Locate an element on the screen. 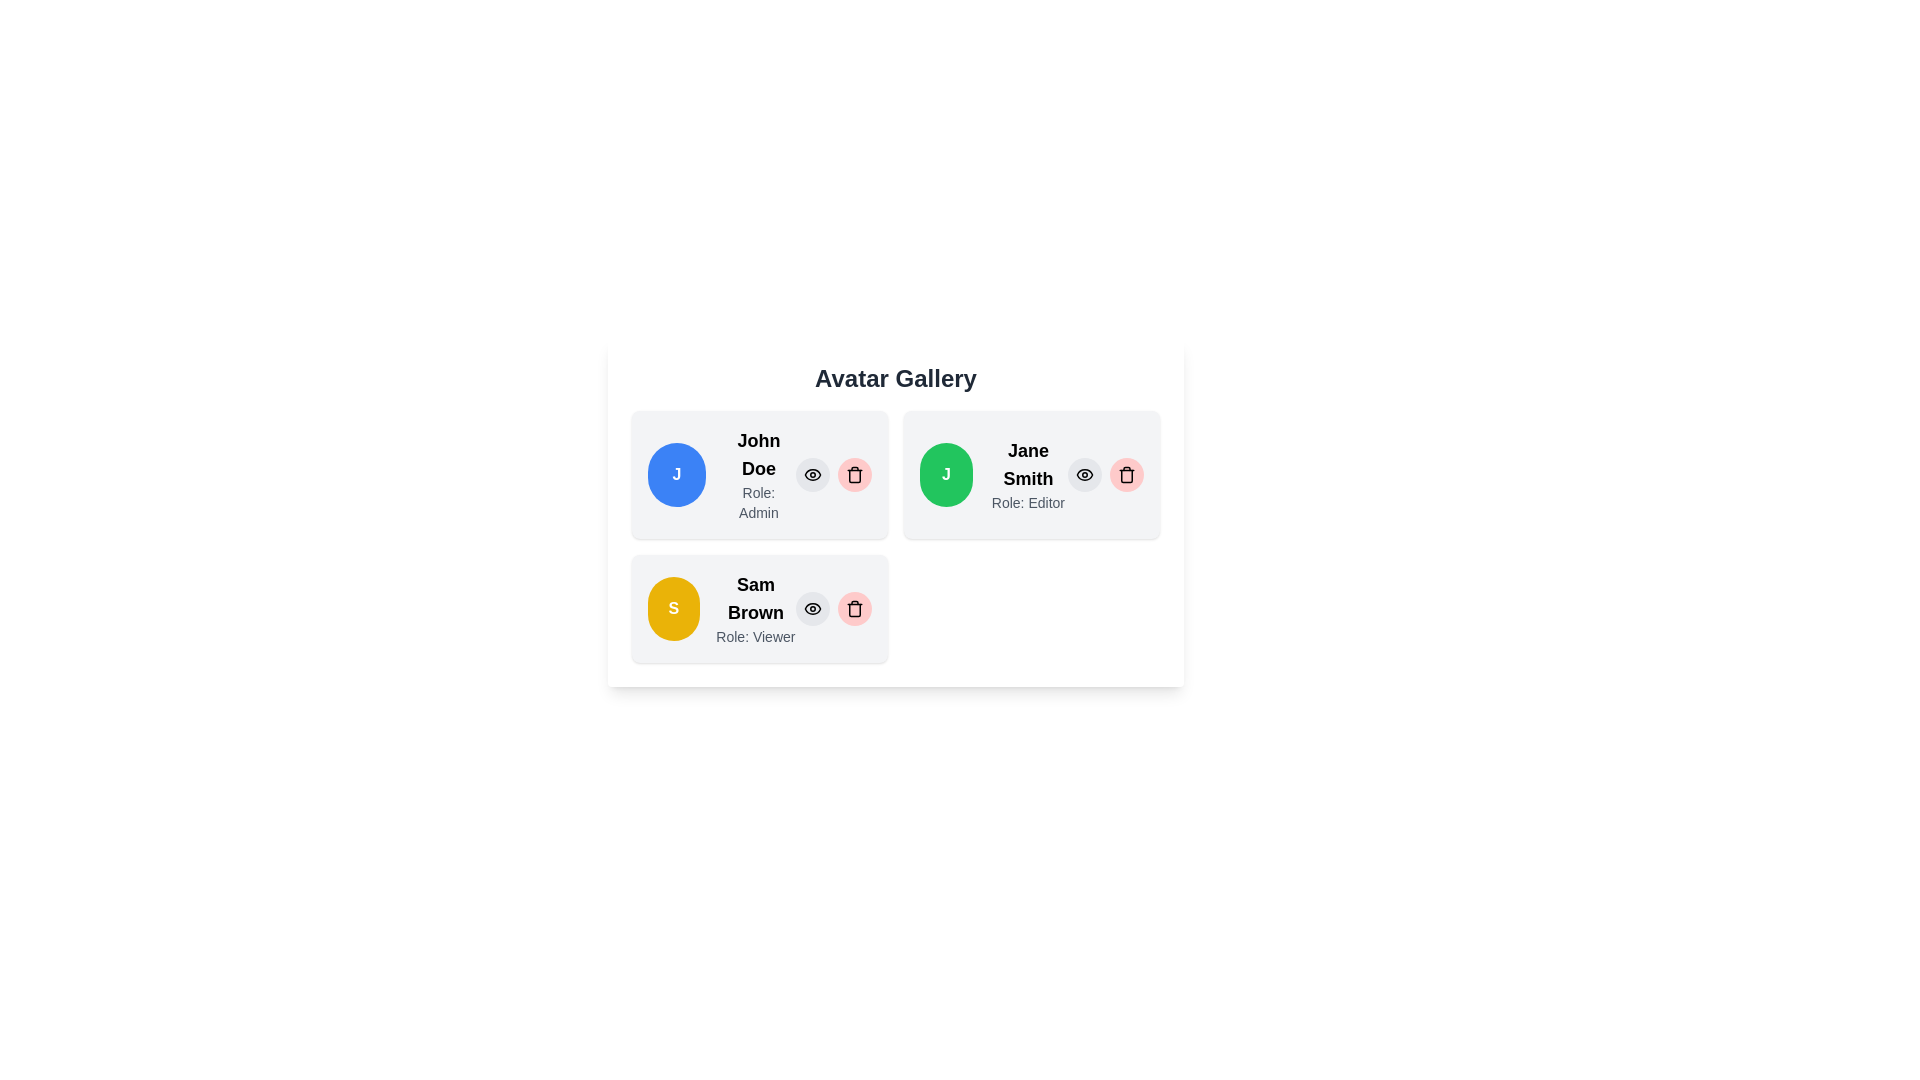  the left button with an eye icon in the 'Sam Brown Role: Viewer' section for tooltip is located at coordinates (834, 608).